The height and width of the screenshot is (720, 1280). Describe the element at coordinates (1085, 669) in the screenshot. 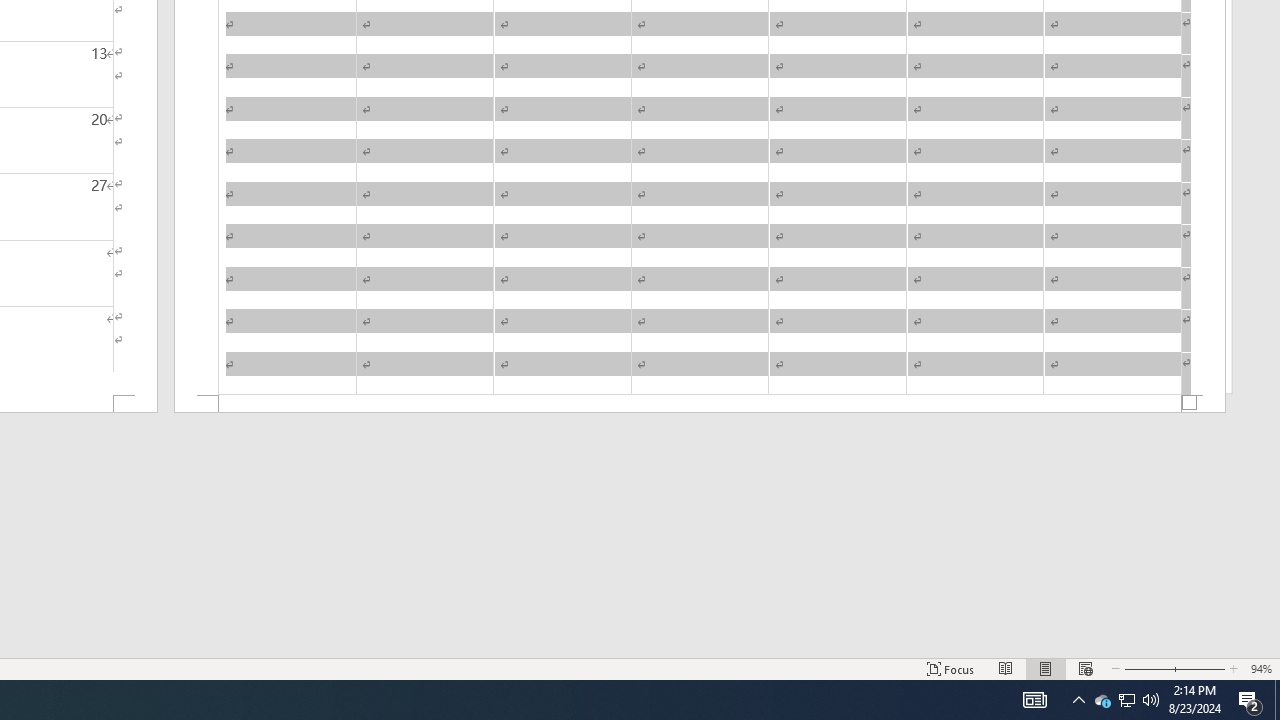

I see `'Web Layout'` at that location.